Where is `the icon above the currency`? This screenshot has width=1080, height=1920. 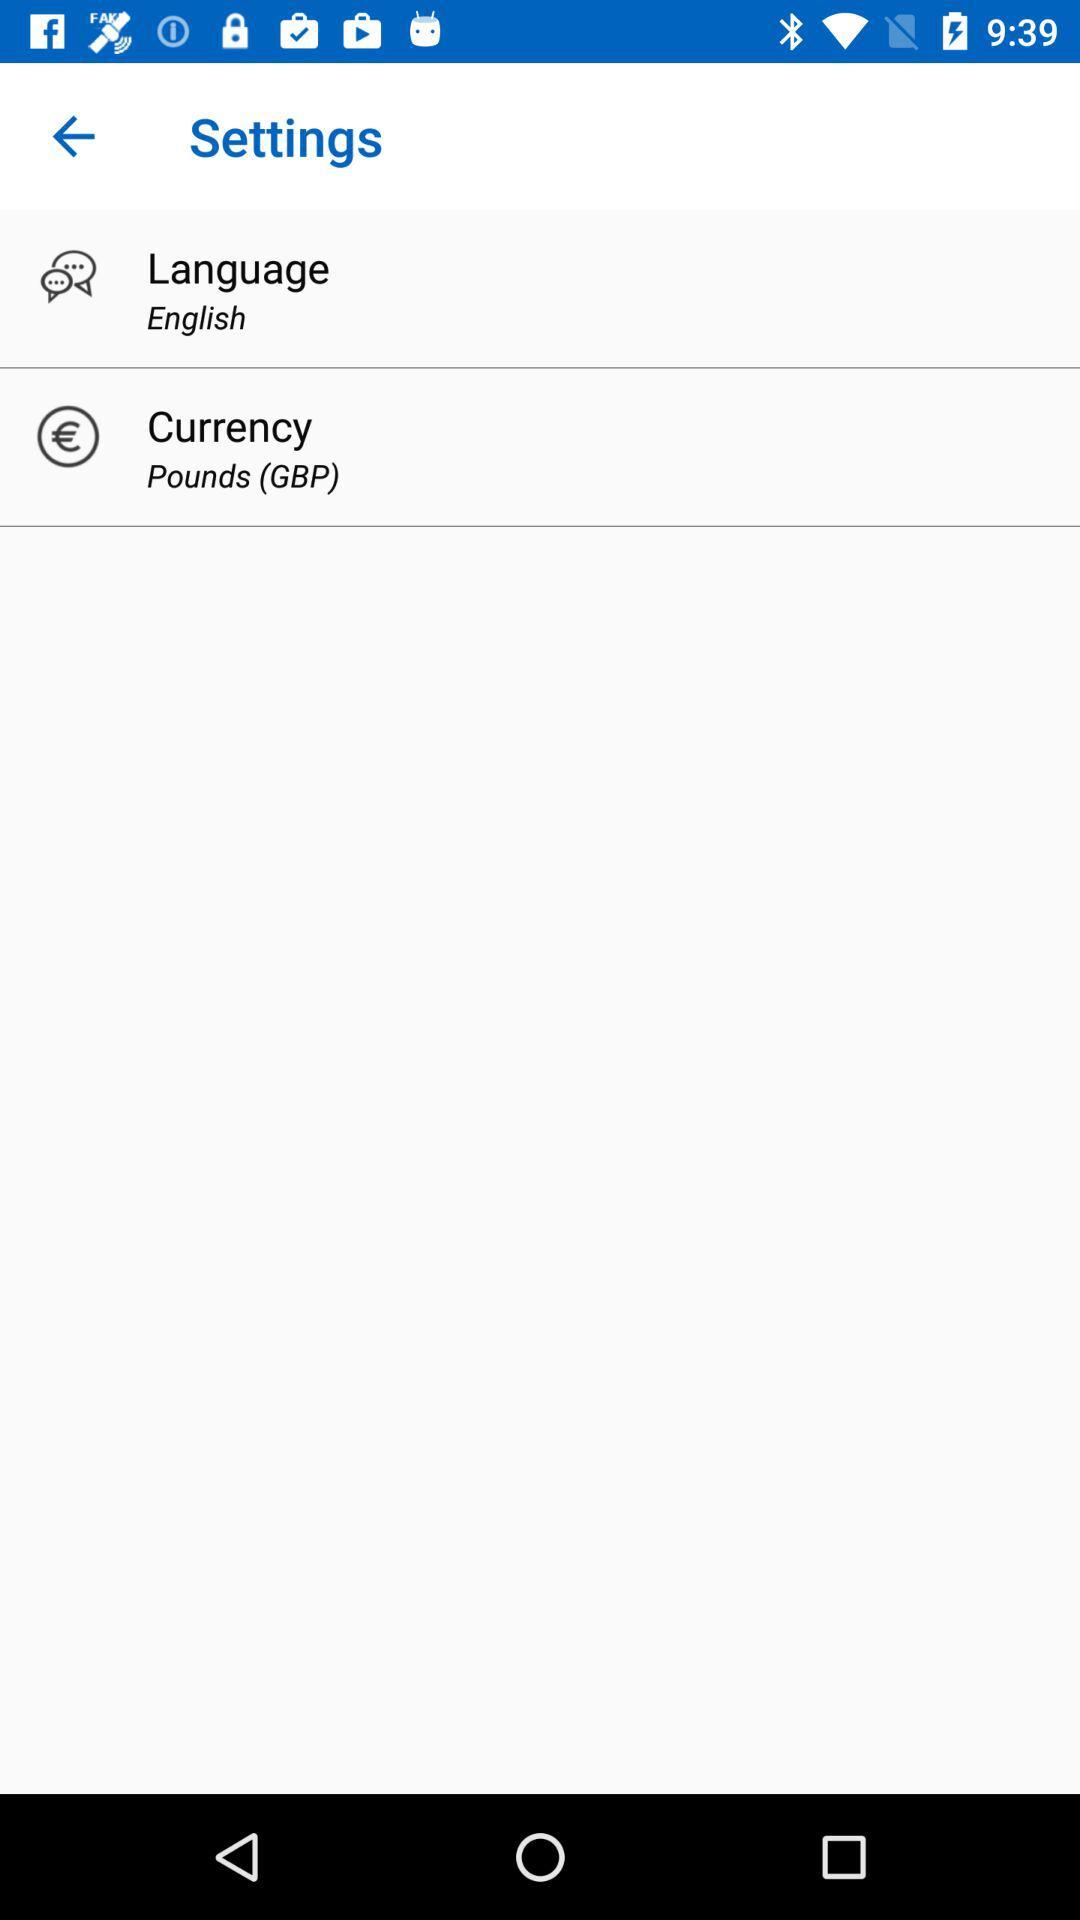 the icon above the currency is located at coordinates (196, 315).